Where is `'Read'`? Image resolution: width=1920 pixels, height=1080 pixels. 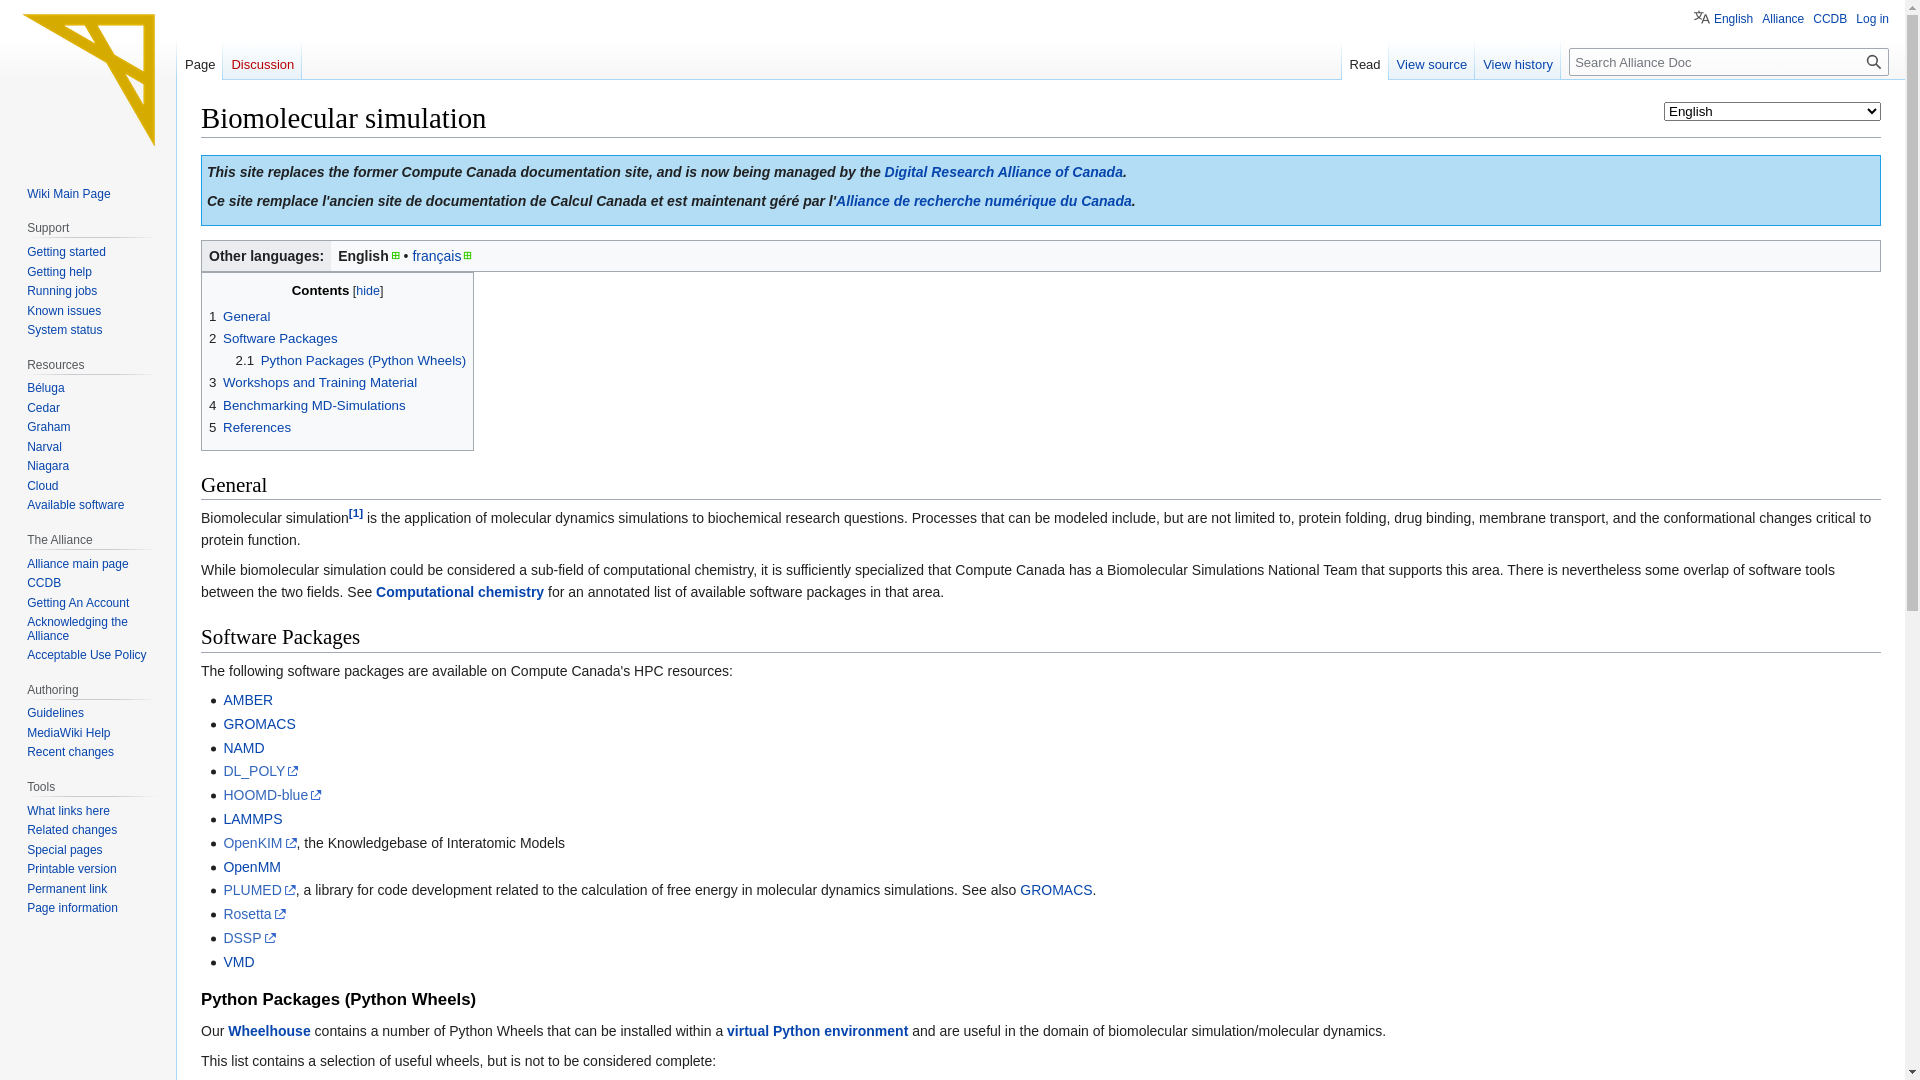 'Read' is located at coordinates (1364, 59).